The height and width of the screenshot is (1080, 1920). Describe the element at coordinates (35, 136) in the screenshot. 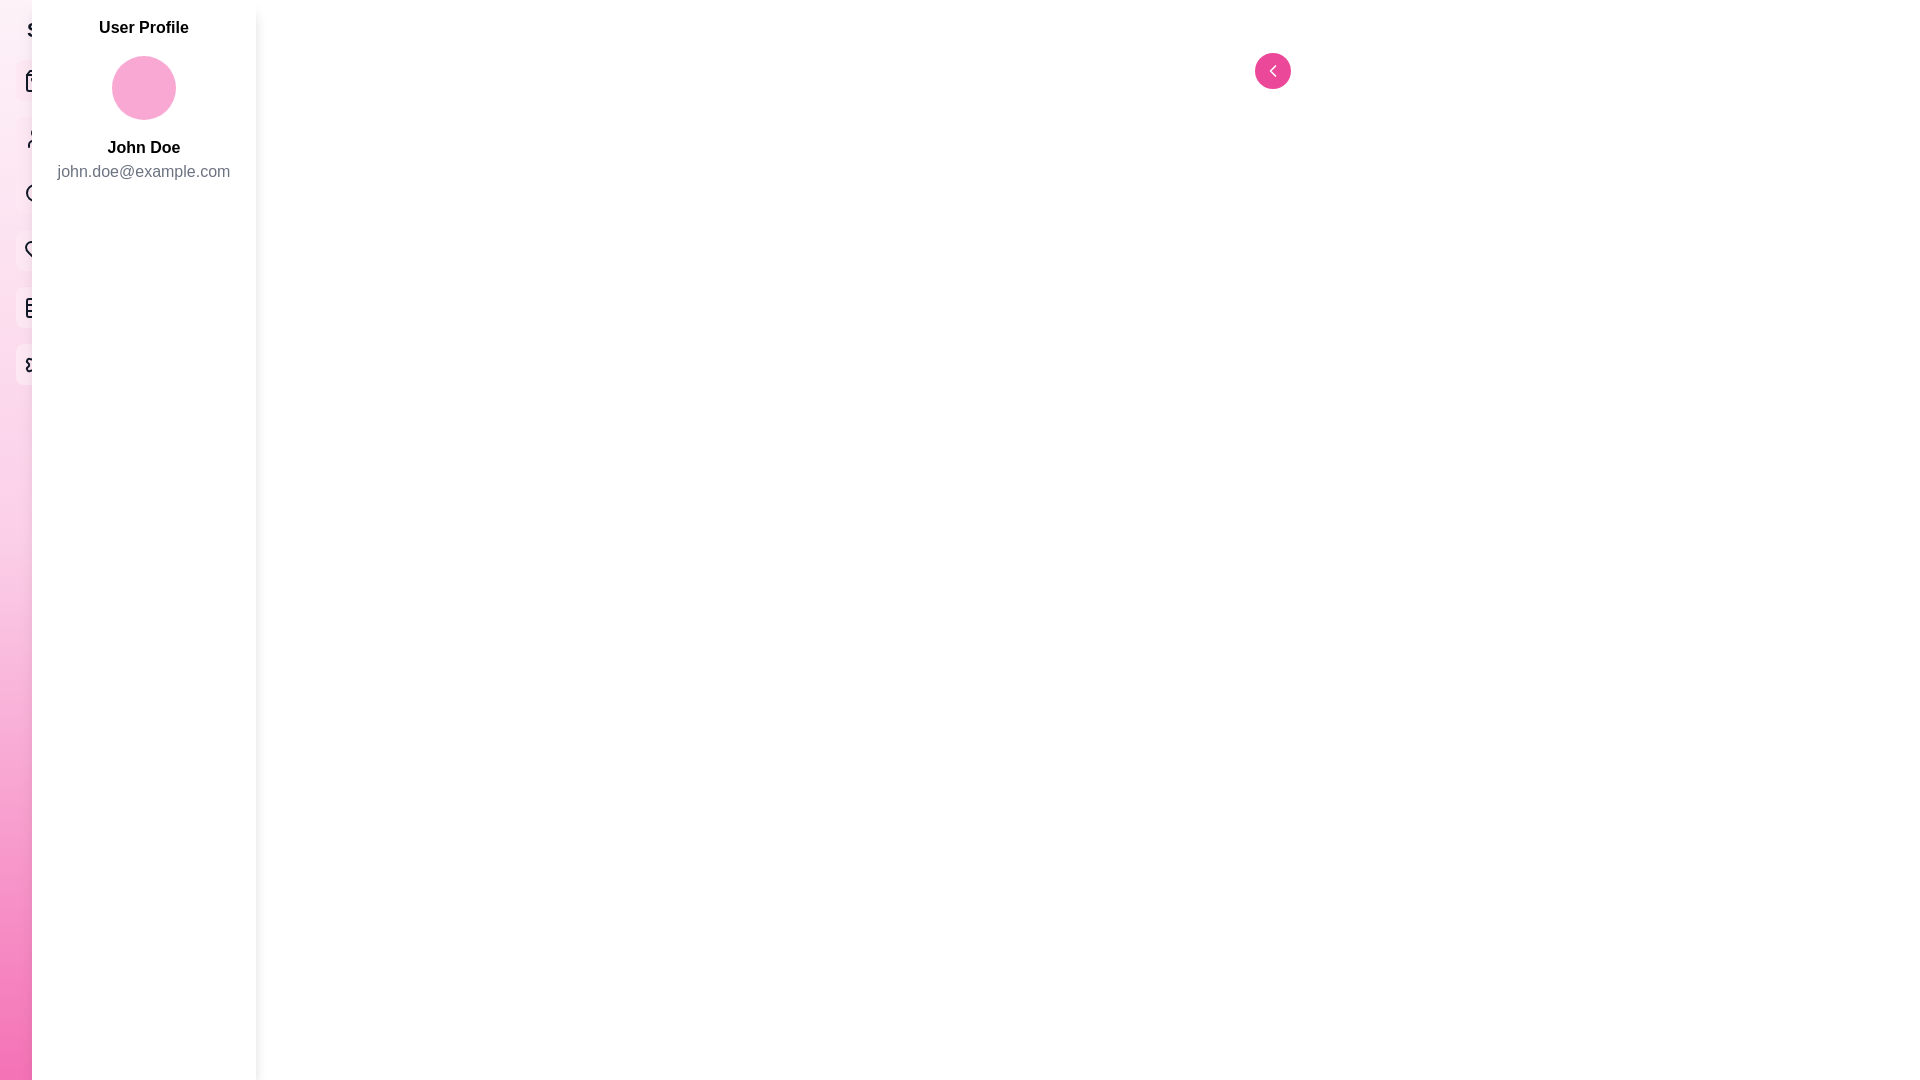

I see `'Profile' menu item icon, which is located at the left edge of the menu, to the left of the text label` at that location.